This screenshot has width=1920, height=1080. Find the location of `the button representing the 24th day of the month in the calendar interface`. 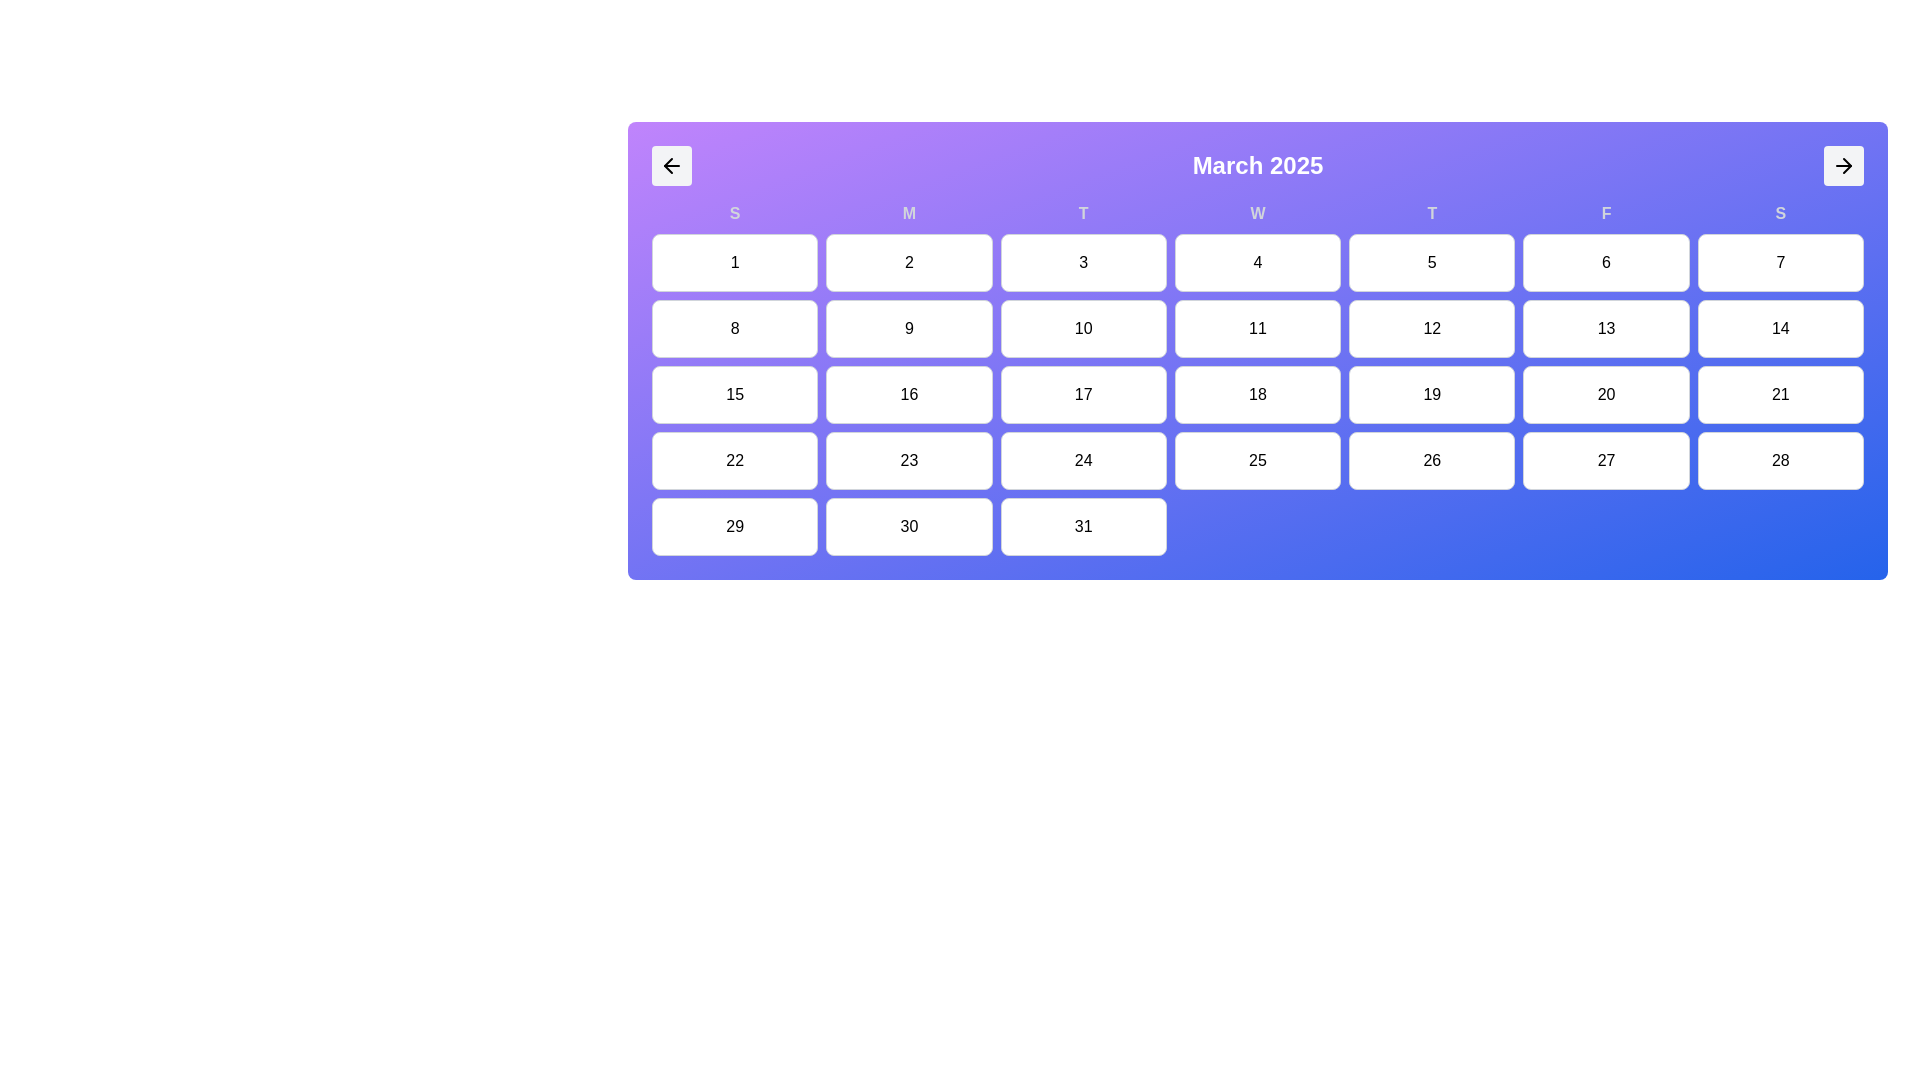

the button representing the 24th day of the month in the calendar interface is located at coordinates (1082, 461).